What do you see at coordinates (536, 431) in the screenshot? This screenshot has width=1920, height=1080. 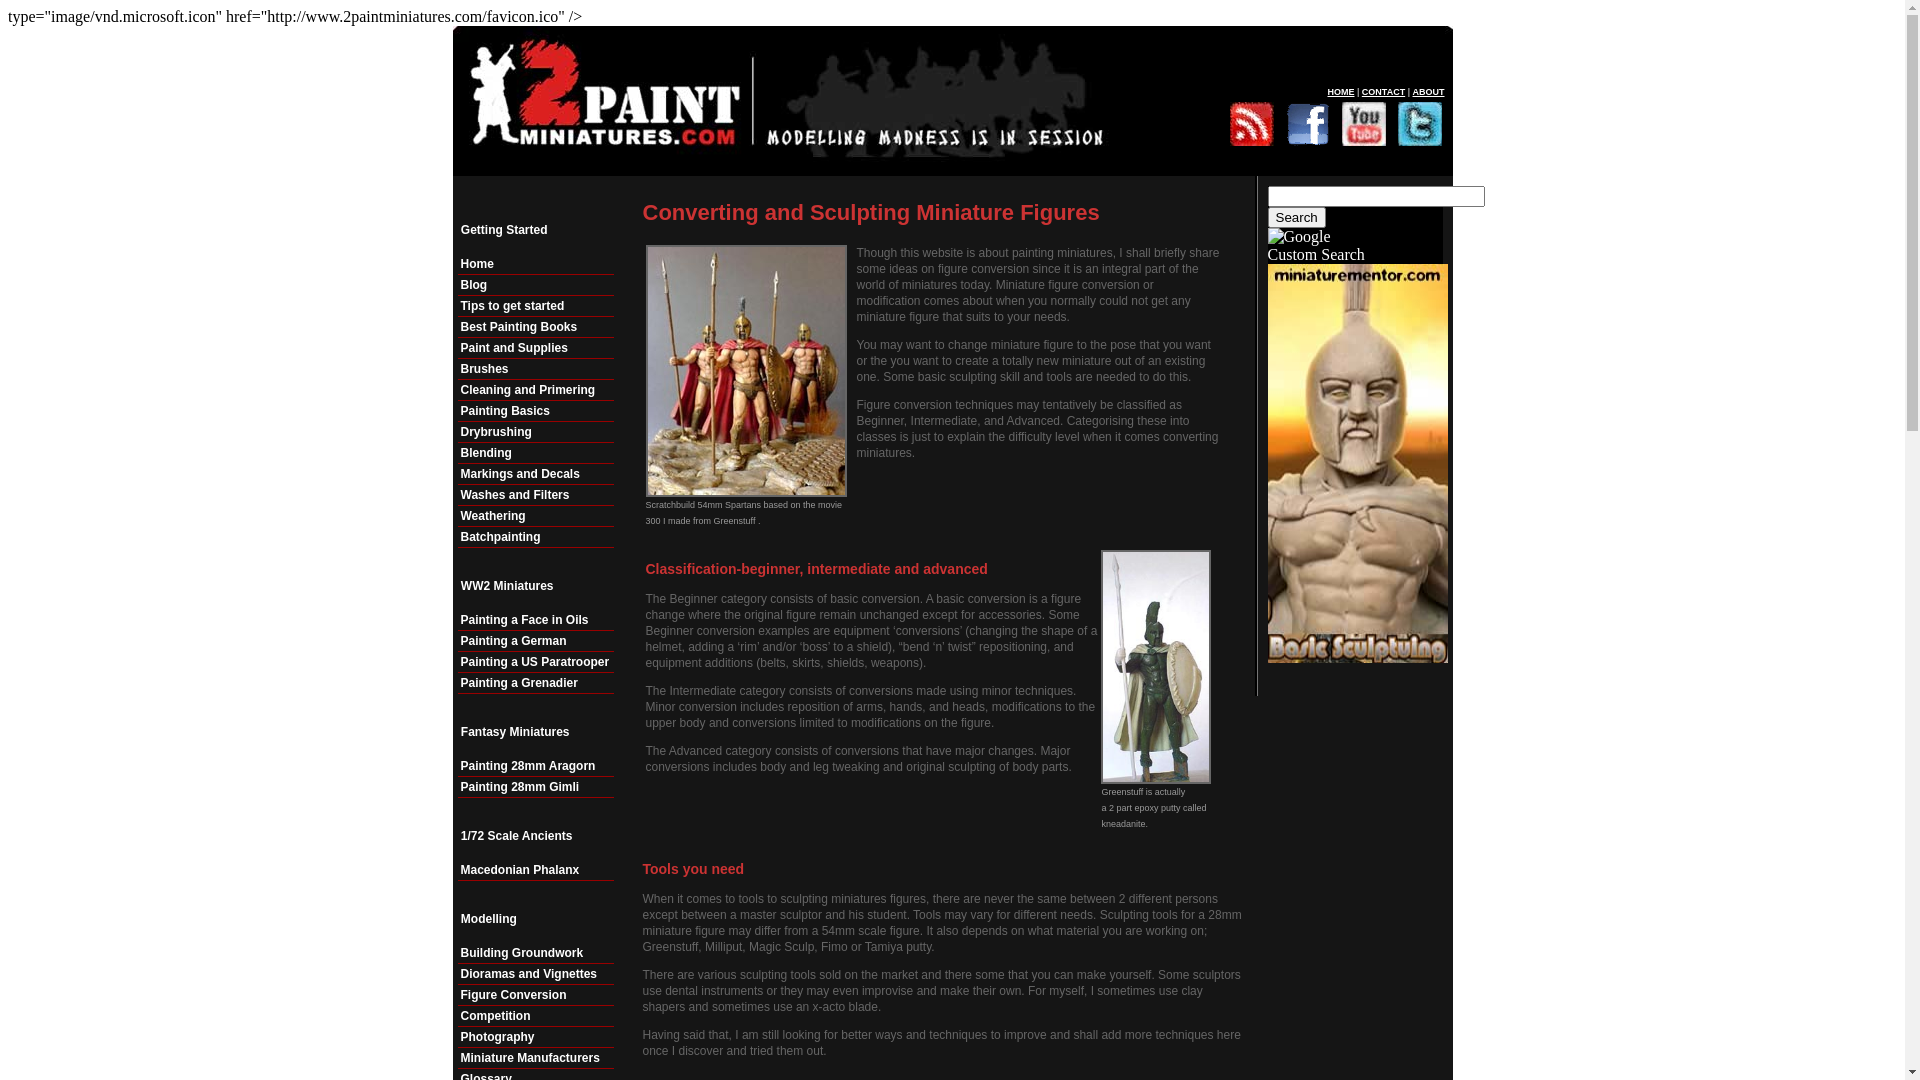 I see `'Drybrushing'` at bounding box center [536, 431].